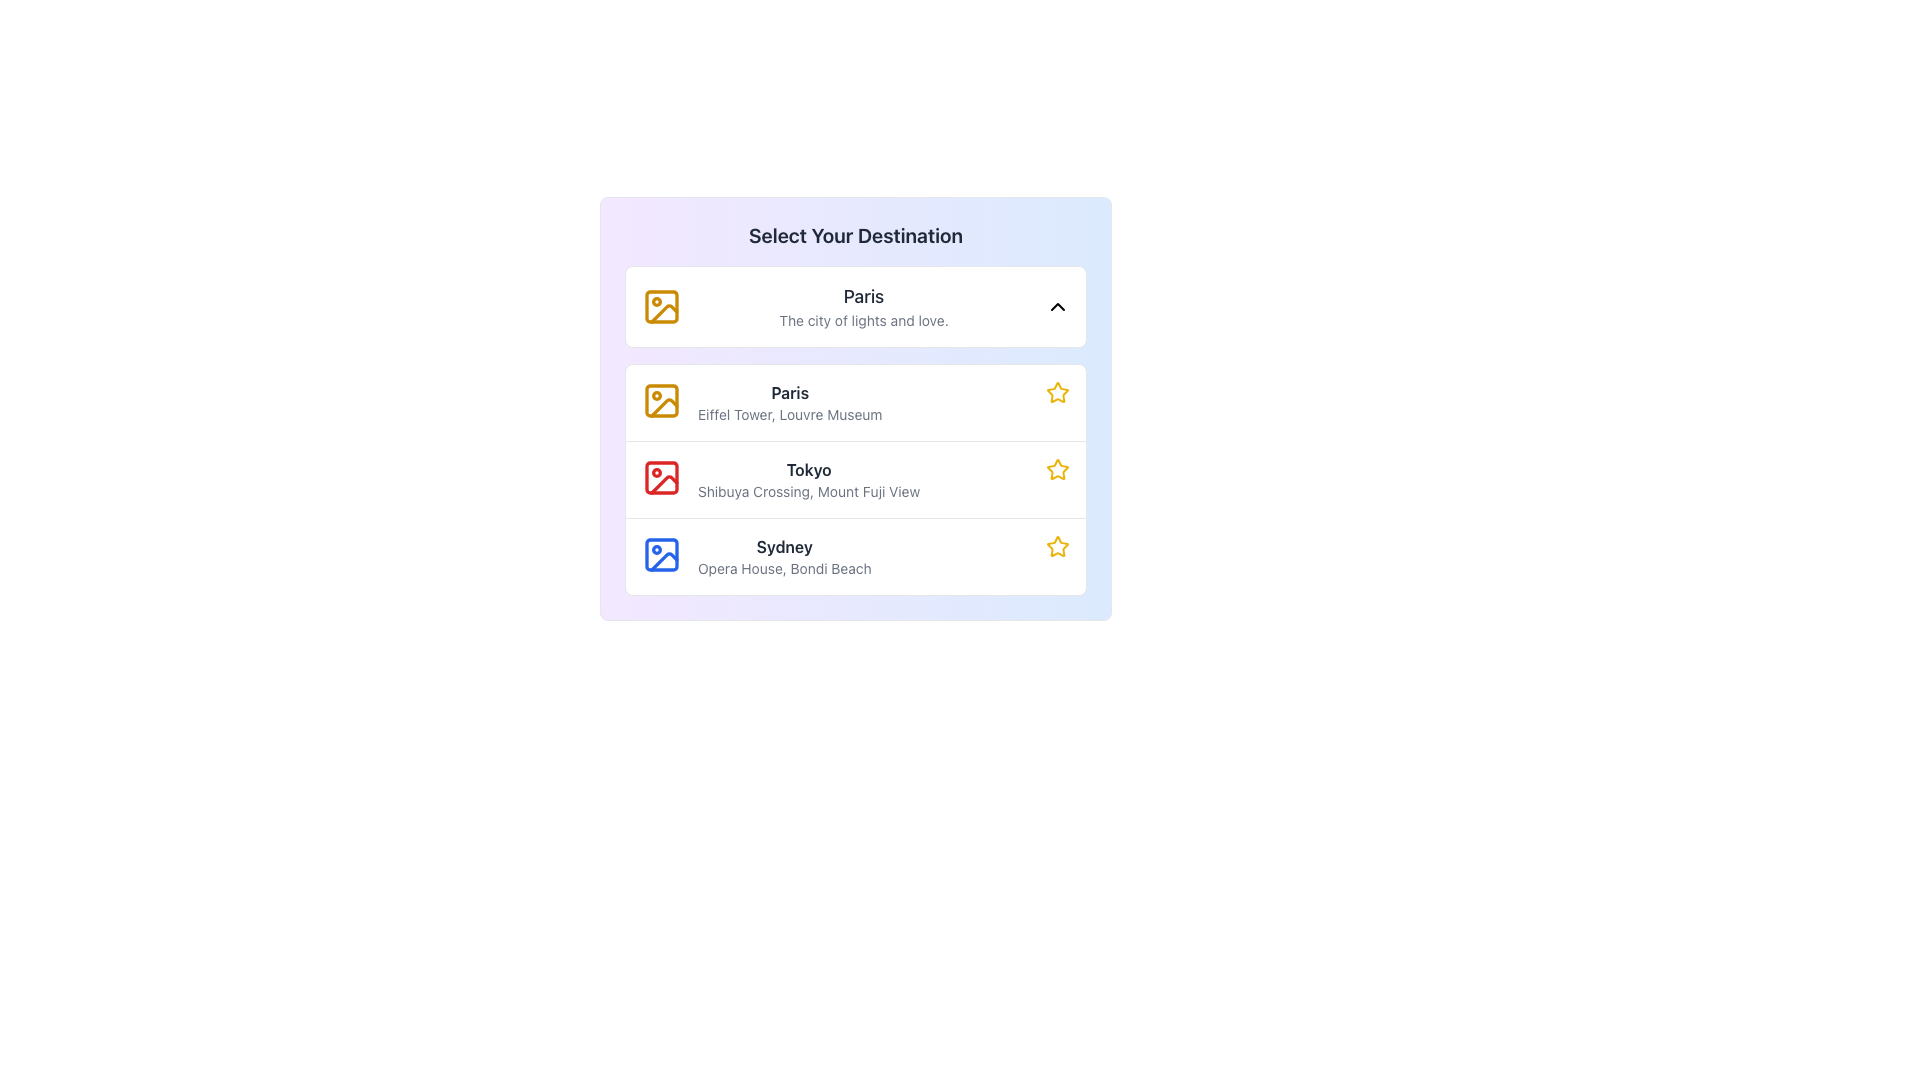 The image size is (1920, 1080). What do you see at coordinates (1055, 469) in the screenshot?
I see `the star icon on the rightmost side of the second row for the destination 'Tokyo' to favorite or unfavorite it` at bounding box center [1055, 469].